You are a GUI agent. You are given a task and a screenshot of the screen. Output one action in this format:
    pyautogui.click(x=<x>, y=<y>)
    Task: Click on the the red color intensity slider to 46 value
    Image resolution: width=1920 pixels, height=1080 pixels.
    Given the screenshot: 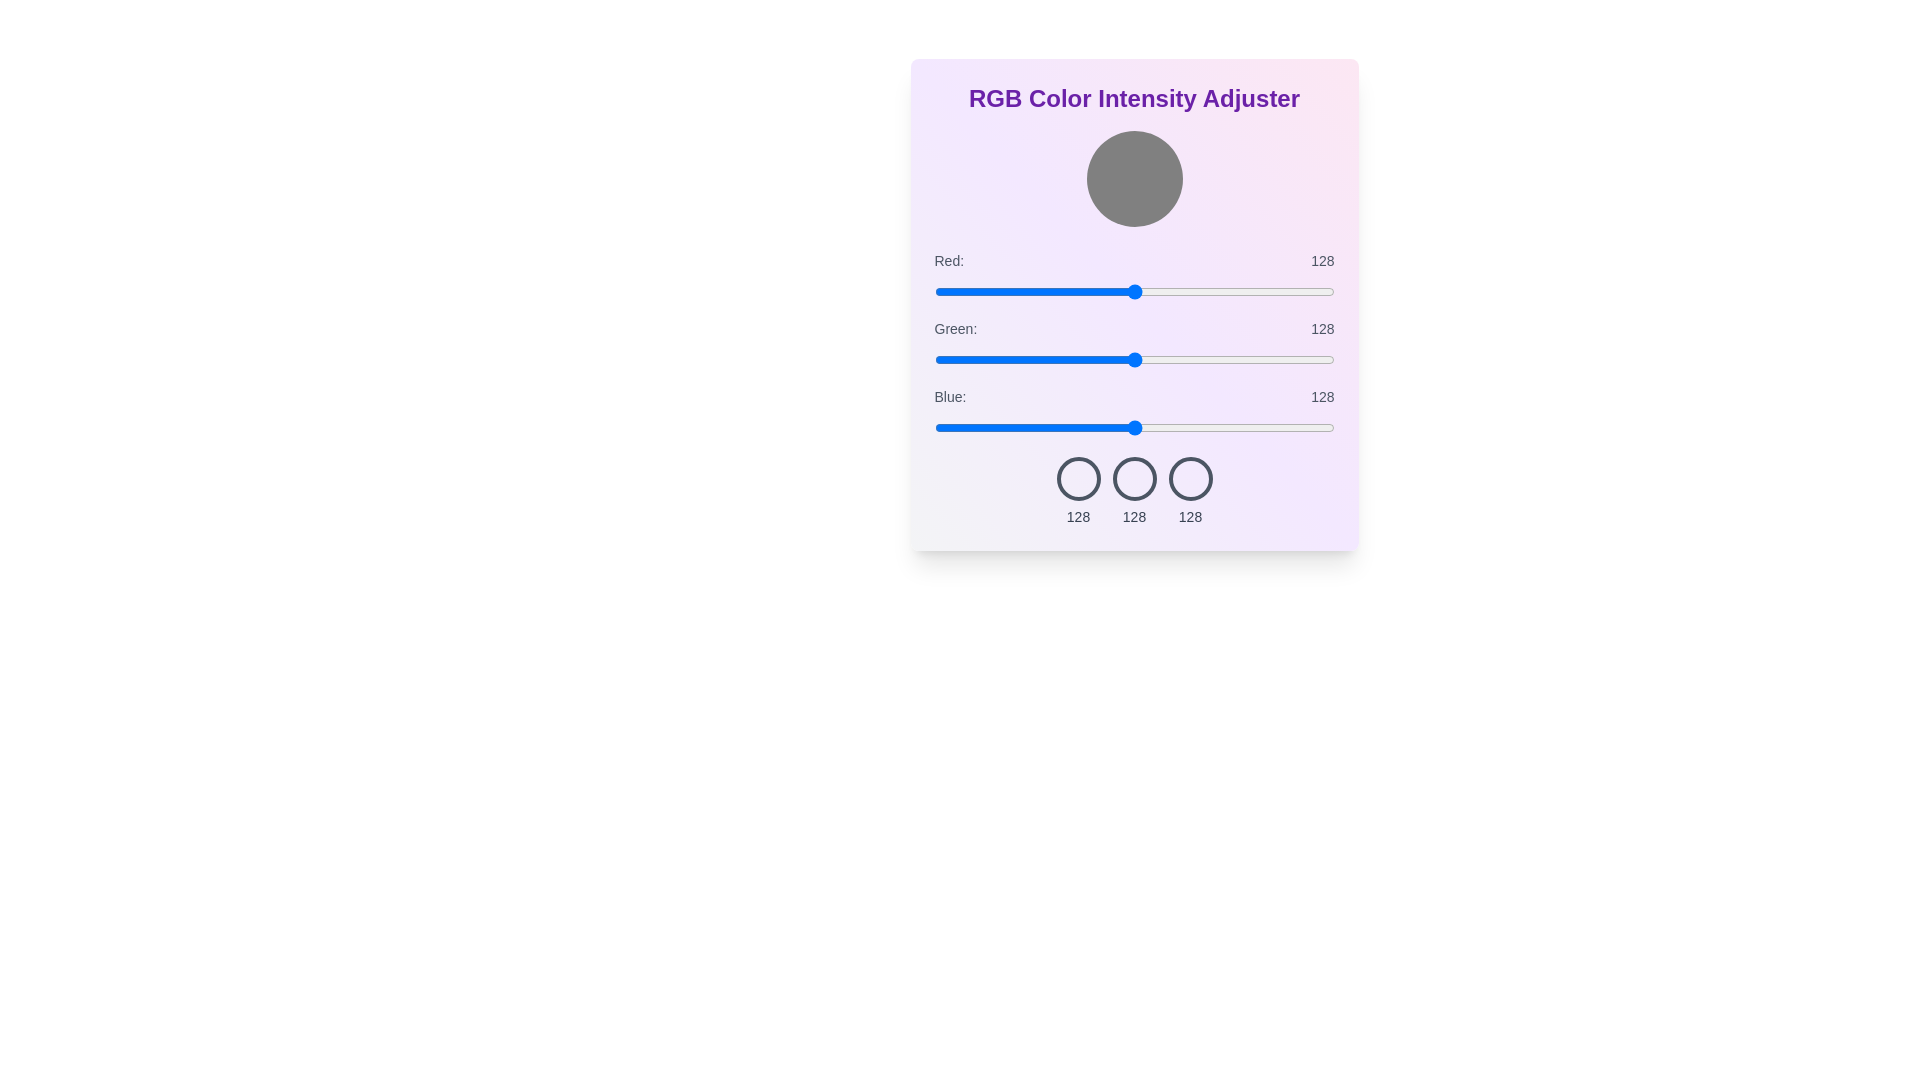 What is the action you would take?
    pyautogui.click(x=1006, y=292)
    